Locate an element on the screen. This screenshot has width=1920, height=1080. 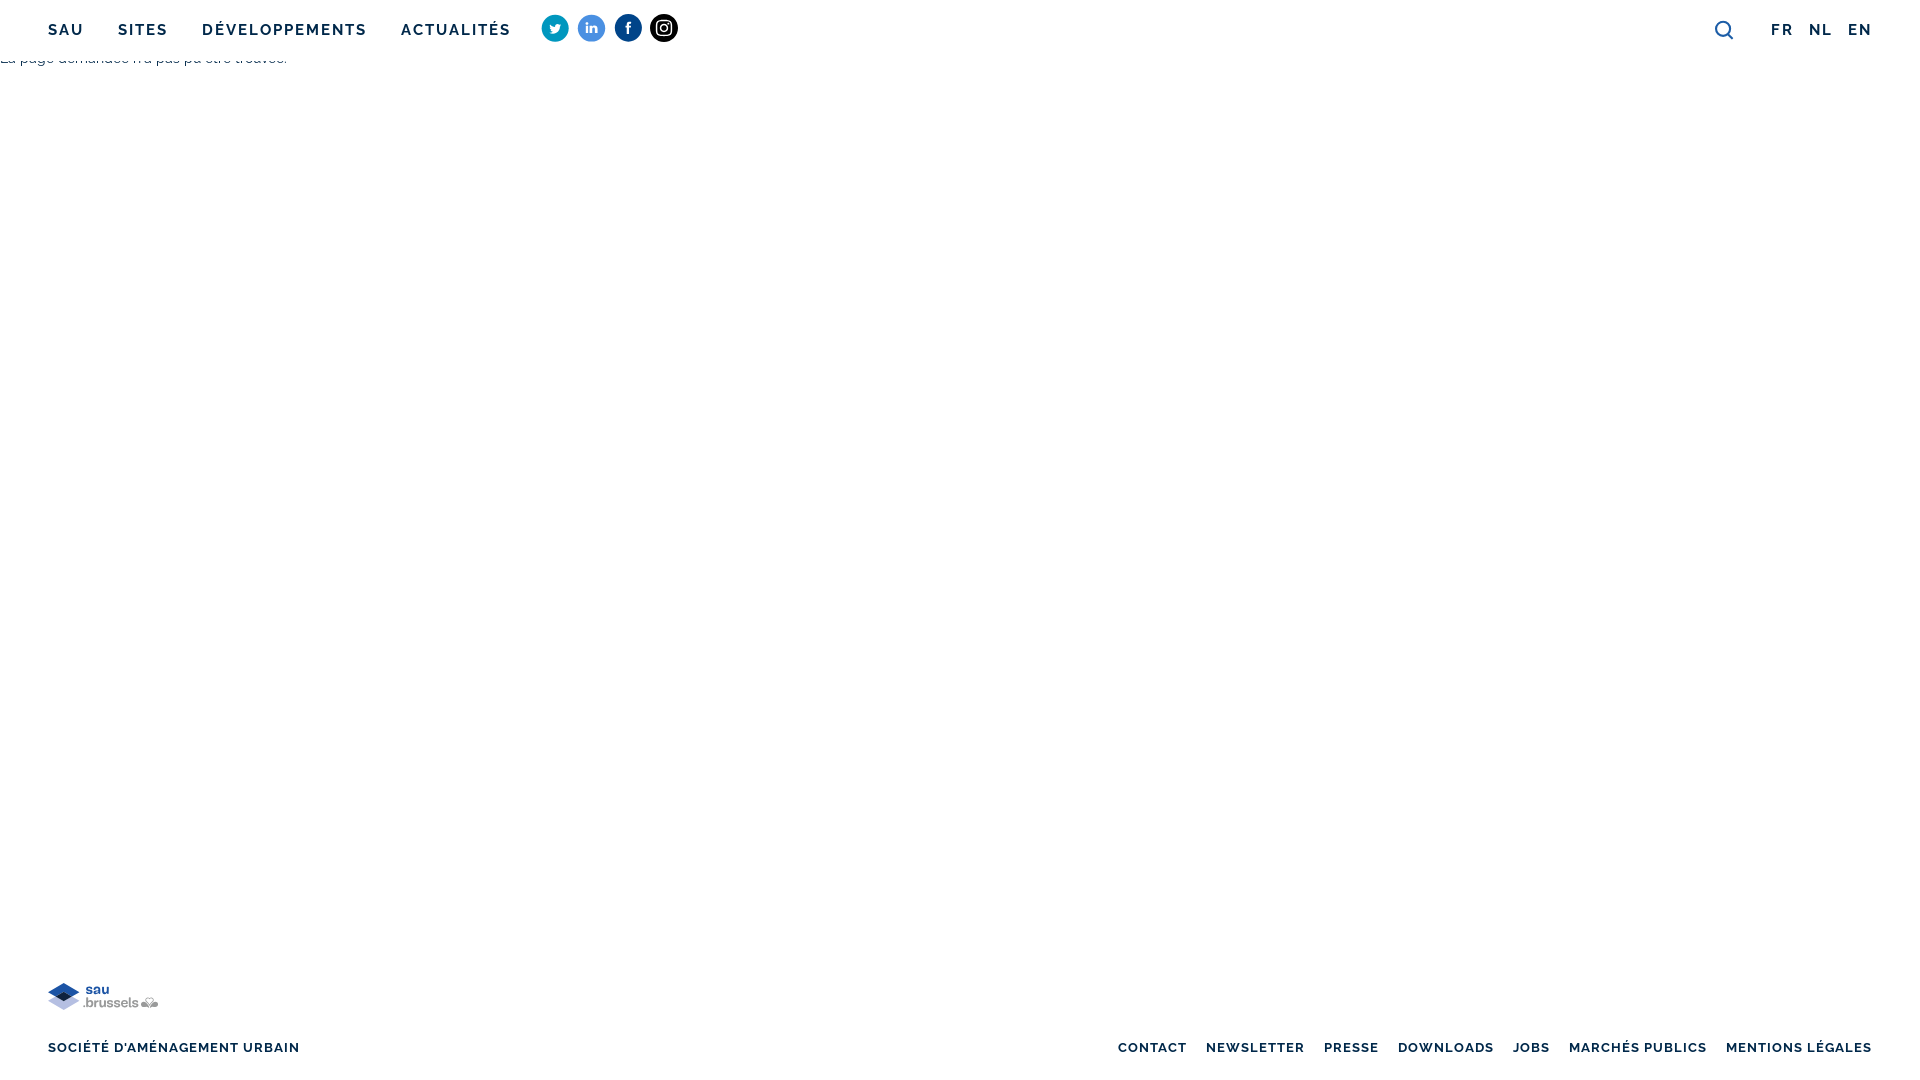
'JOBS' is located at coordinates (1530, 1046).